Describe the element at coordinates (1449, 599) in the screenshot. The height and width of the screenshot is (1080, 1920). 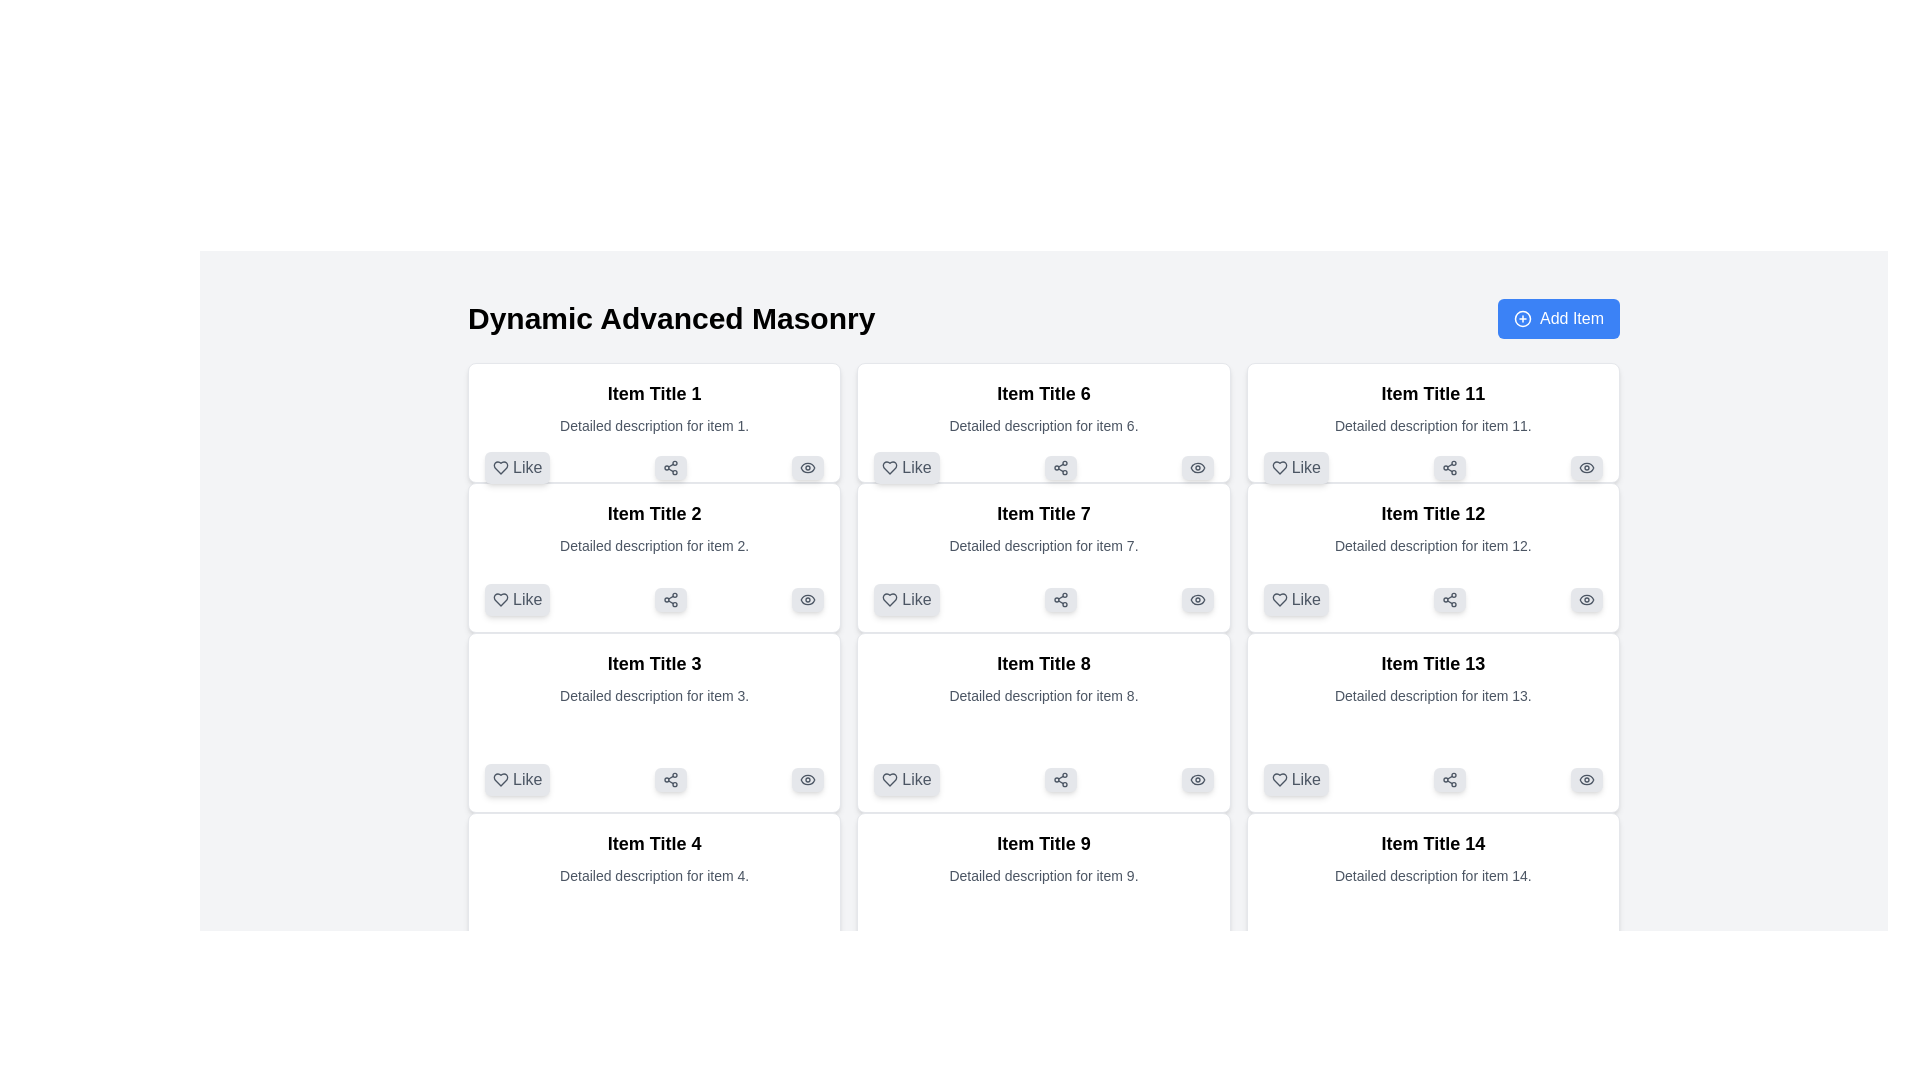
I see `the middle rounded rectangular button with a light gray background and a share symbol, located under 'Item Title 12', to share the item` at that location.